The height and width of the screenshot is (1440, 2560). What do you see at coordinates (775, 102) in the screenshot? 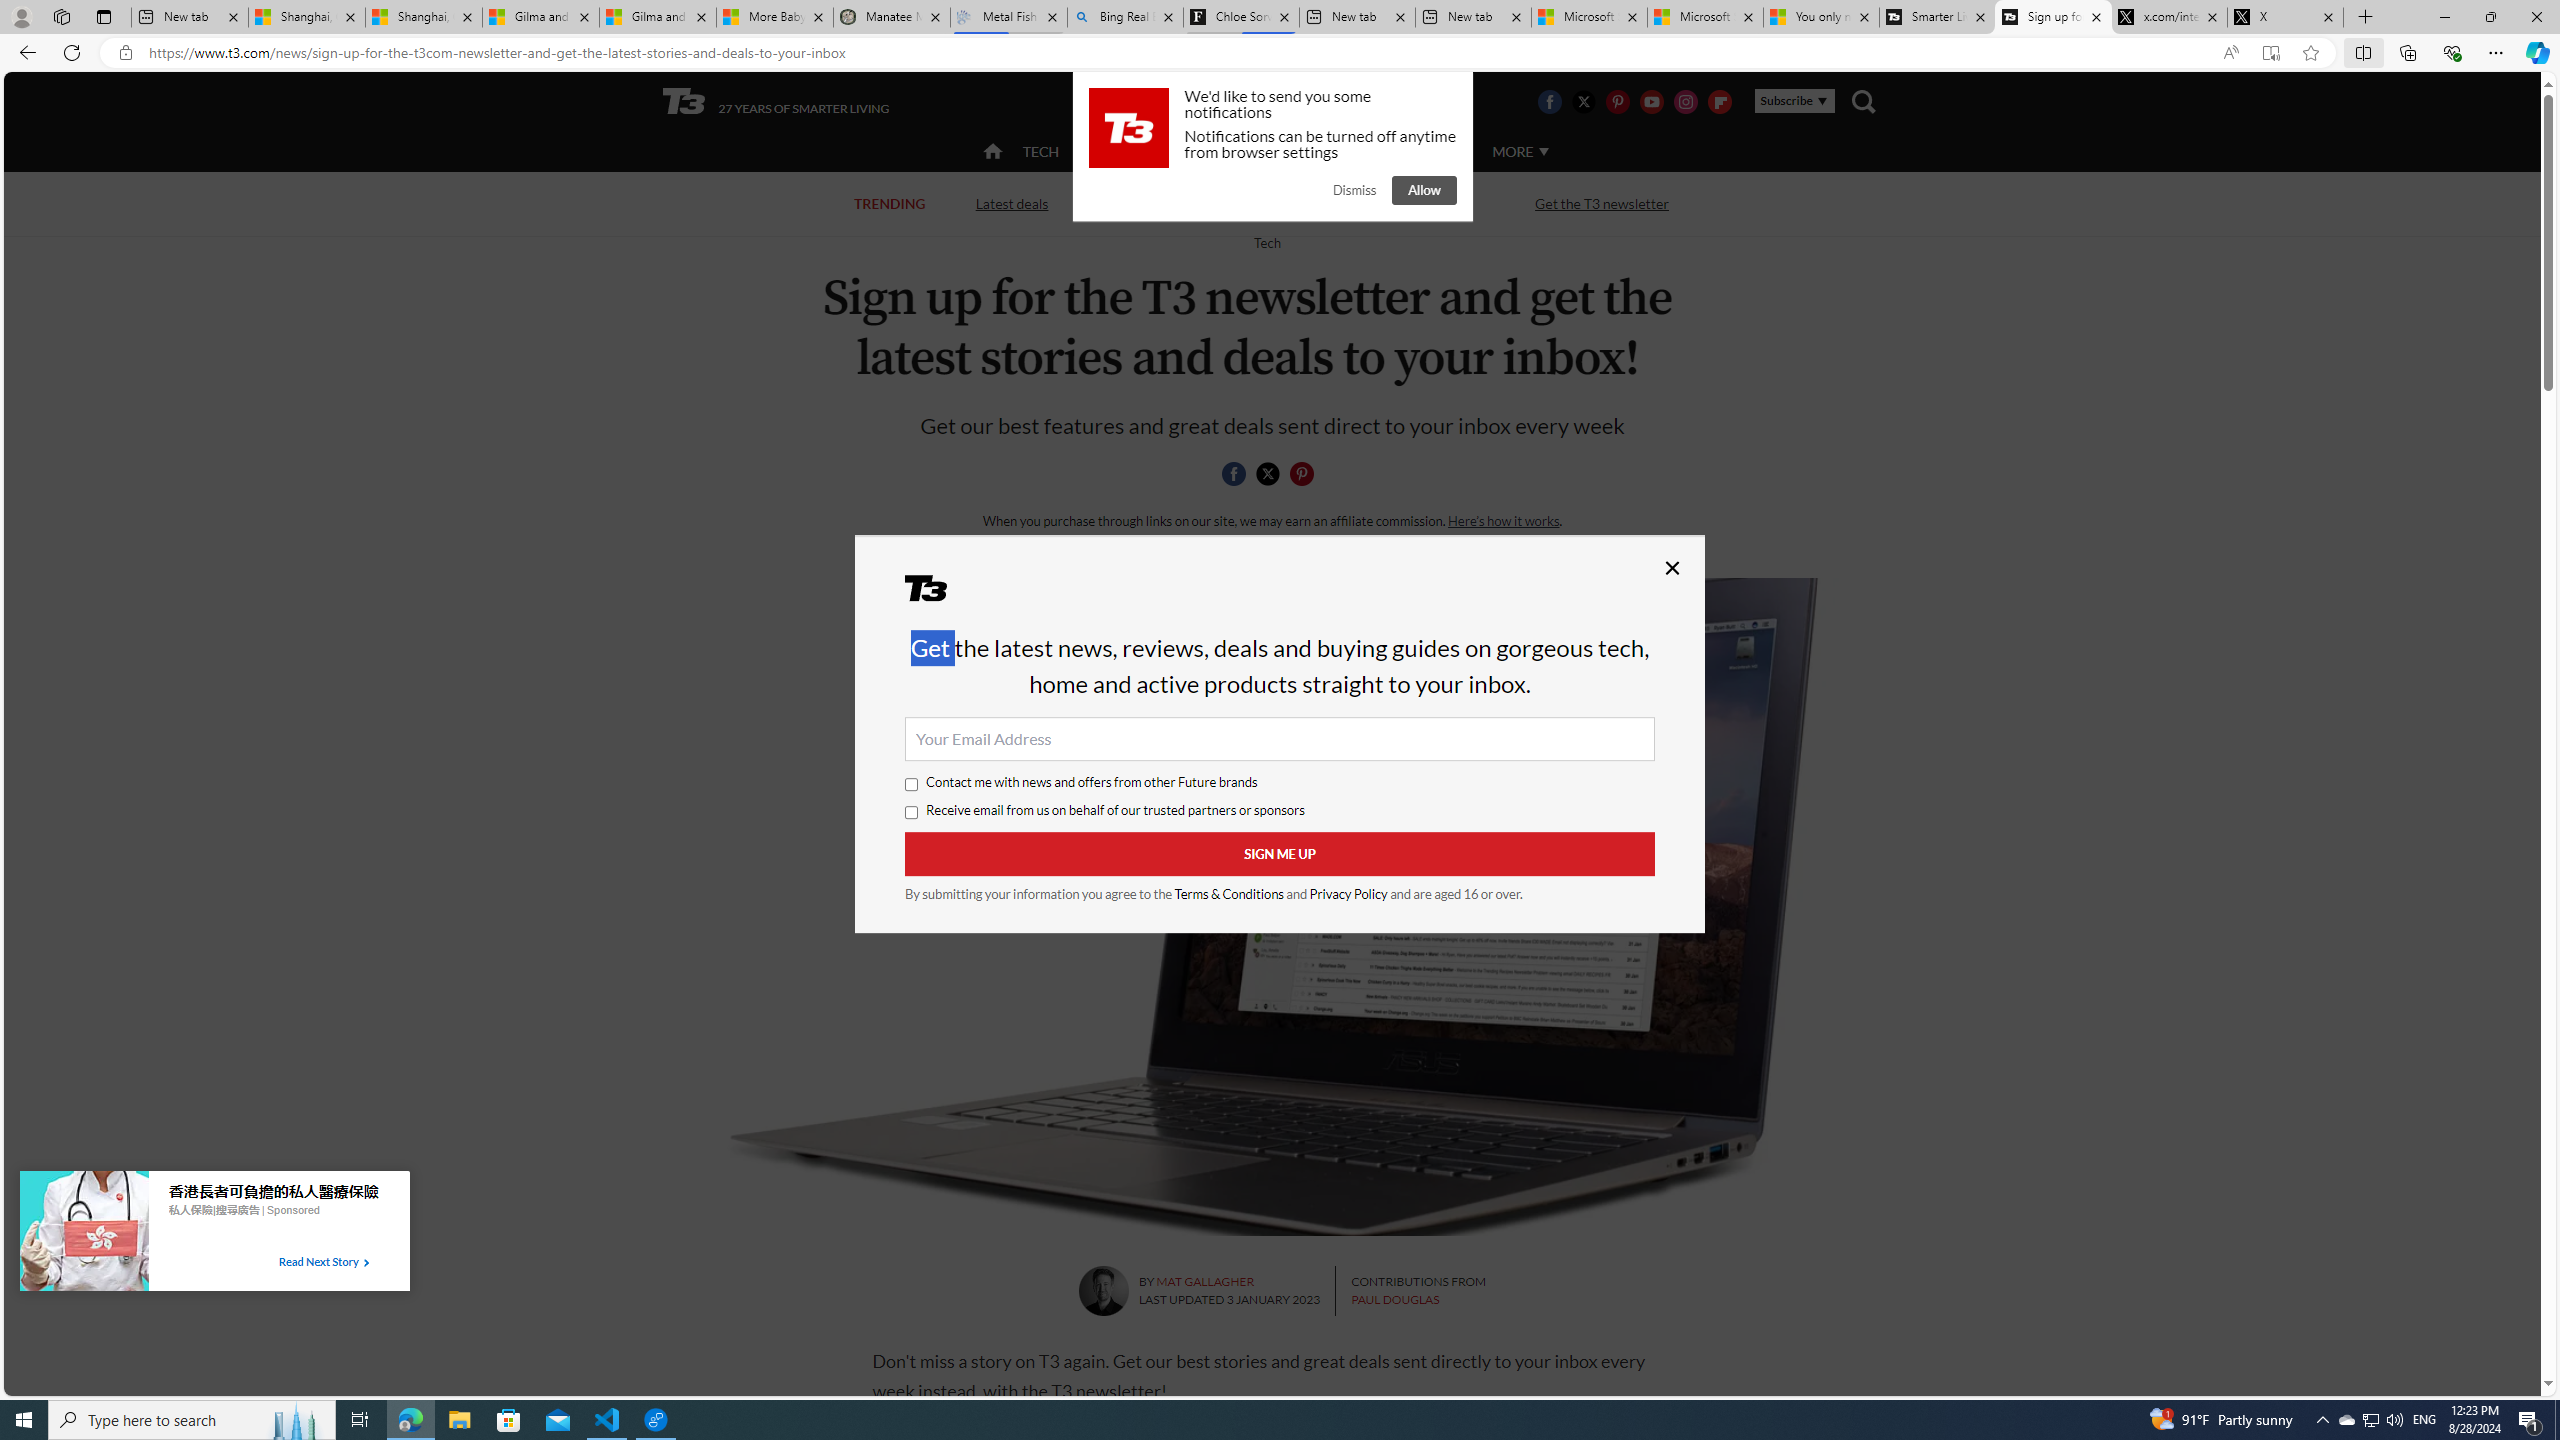
I see `'T3 27 YEARS OF SMARTER LIVING'` at bounding box center [775, 102].